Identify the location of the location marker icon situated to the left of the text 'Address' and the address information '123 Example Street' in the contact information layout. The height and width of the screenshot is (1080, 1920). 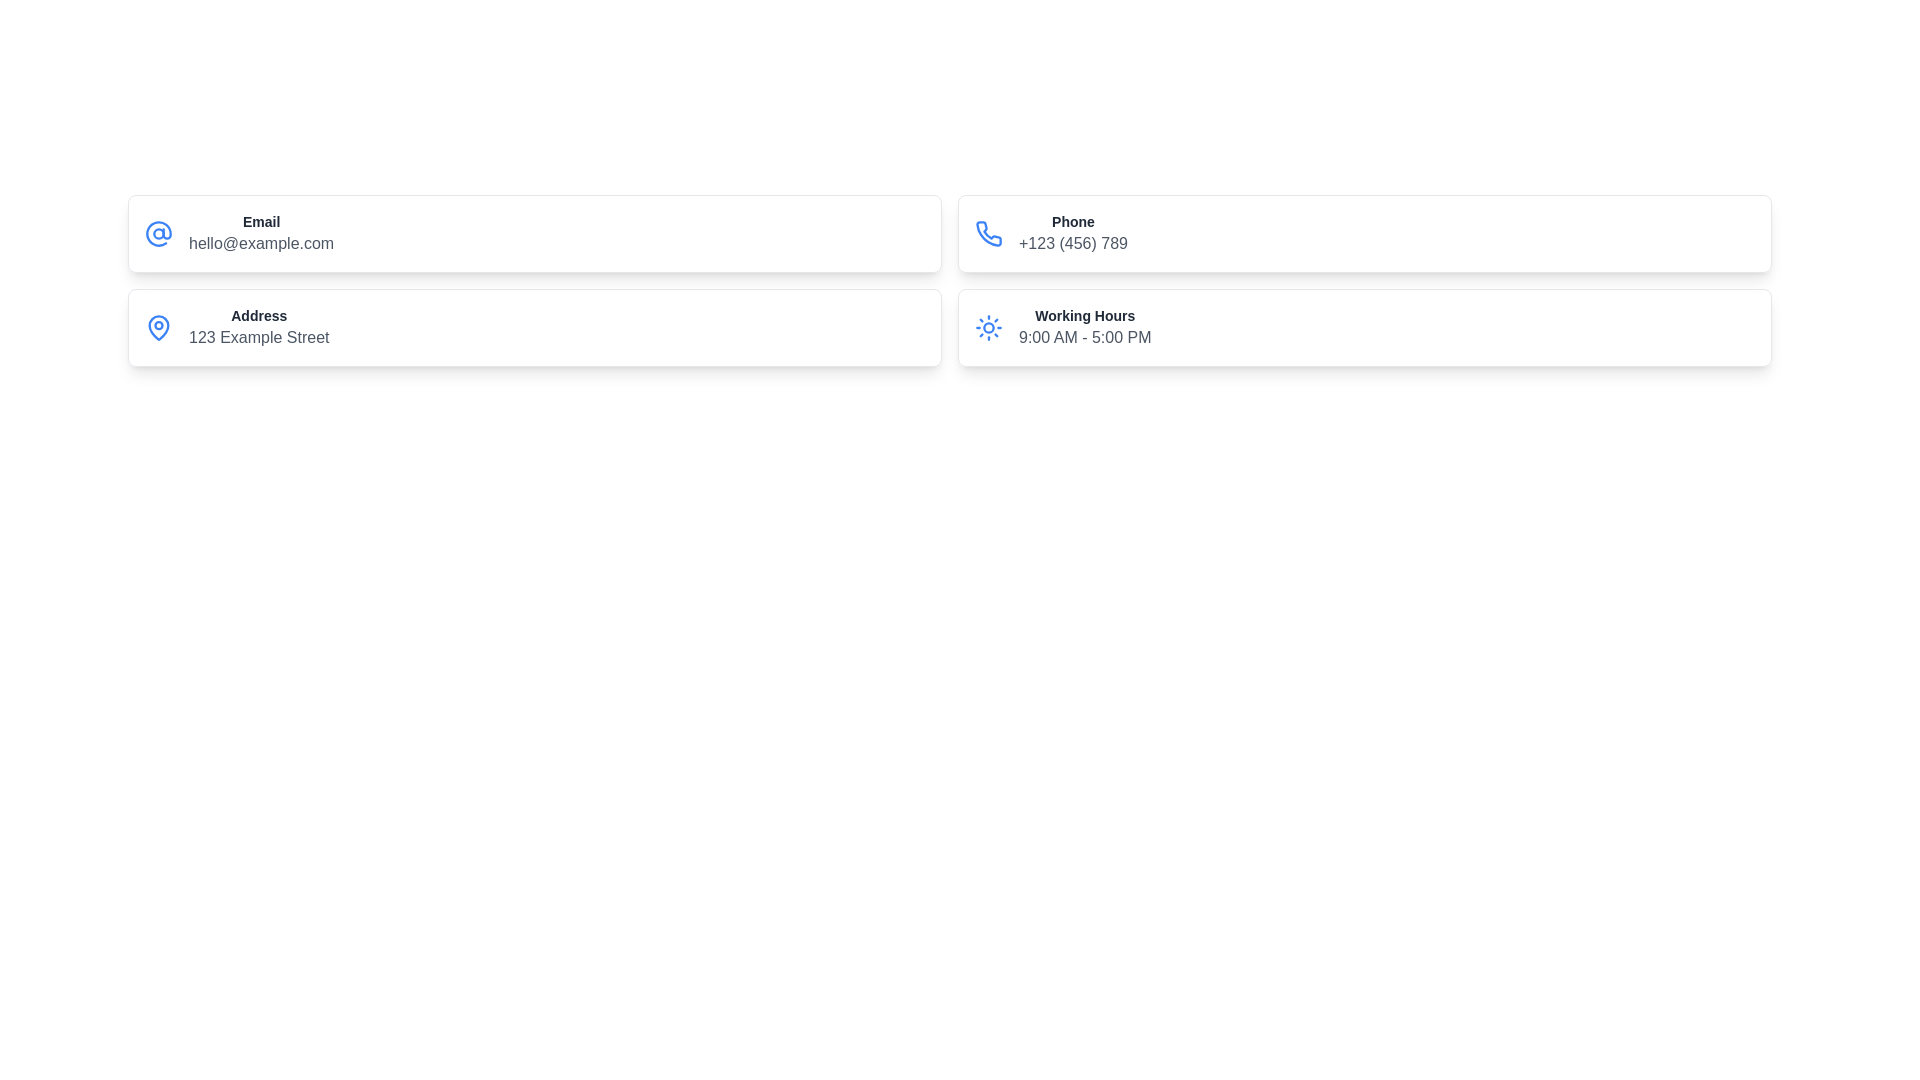
(157, 326).